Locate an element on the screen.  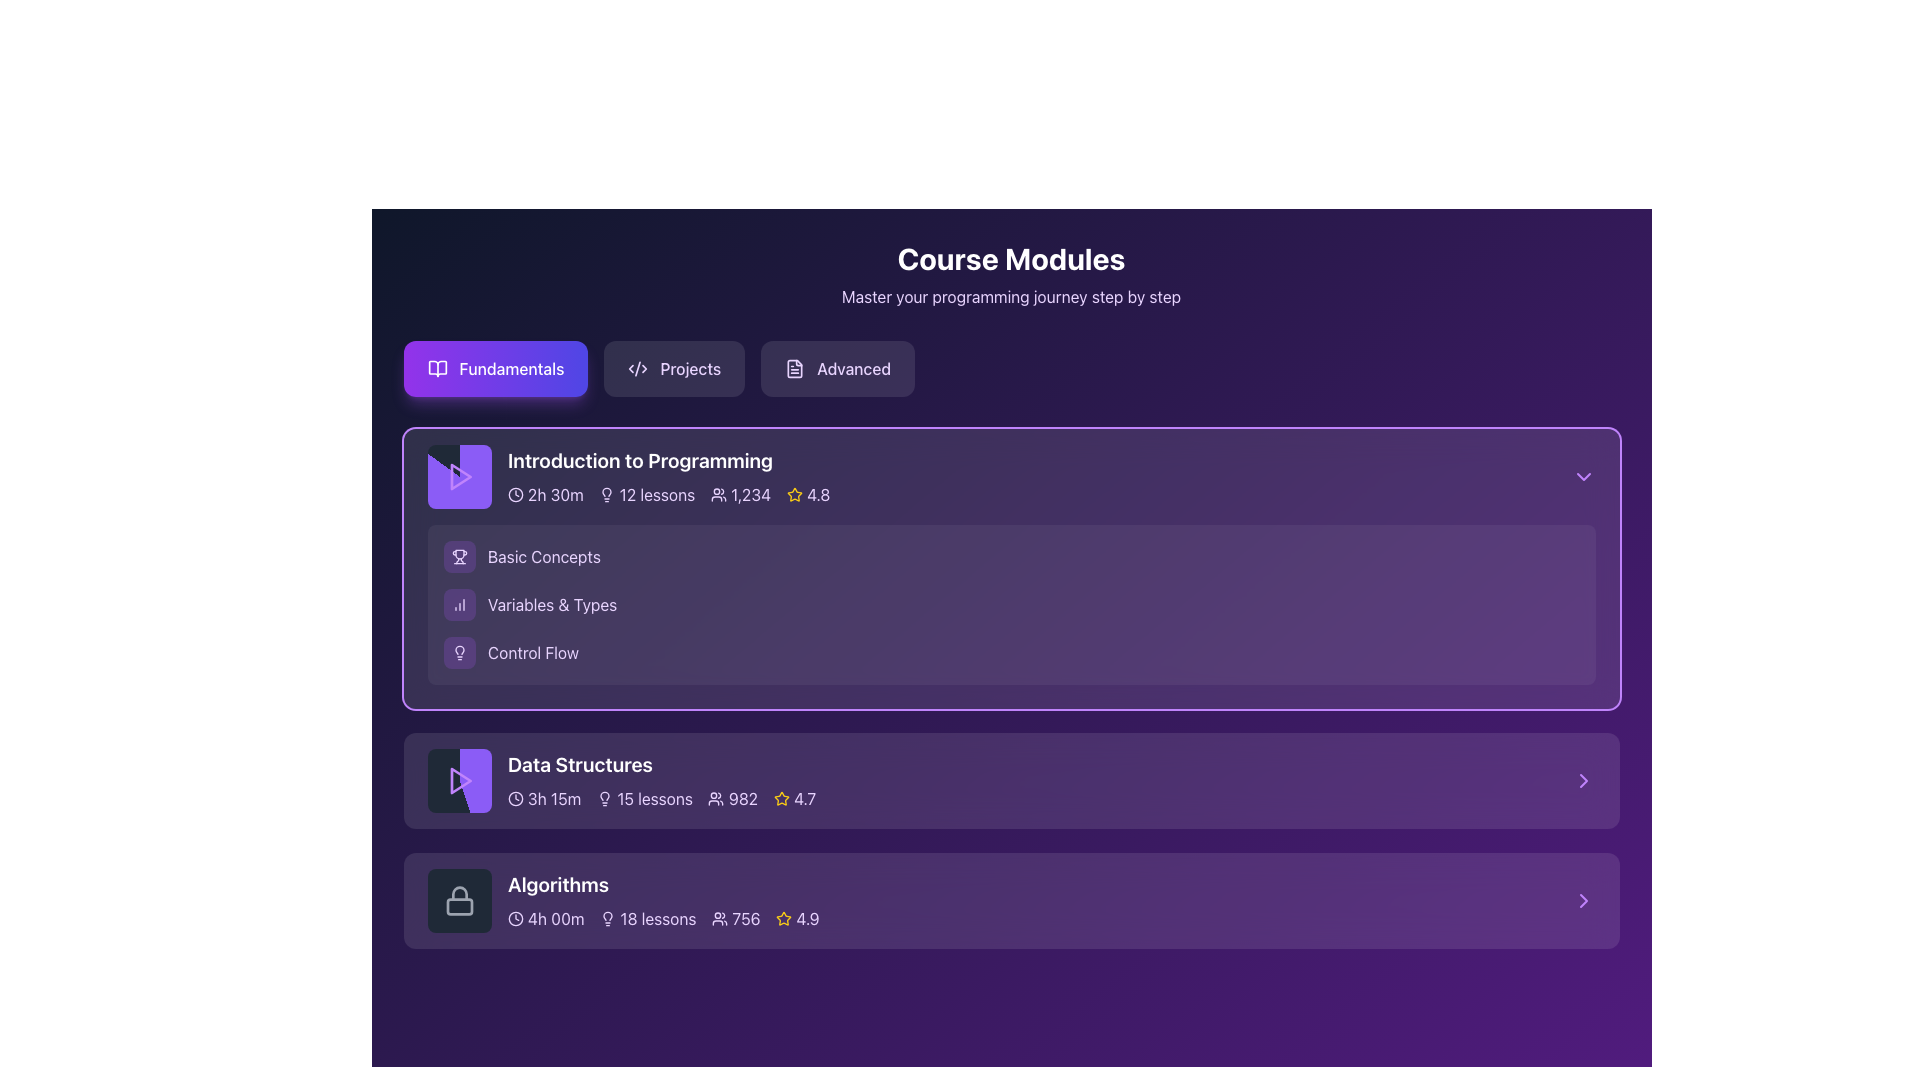
the circular icon component representing time allocation in the 'Introduction to Programming' section of the 'Course Modules' view is located at coordinates (515, 494).